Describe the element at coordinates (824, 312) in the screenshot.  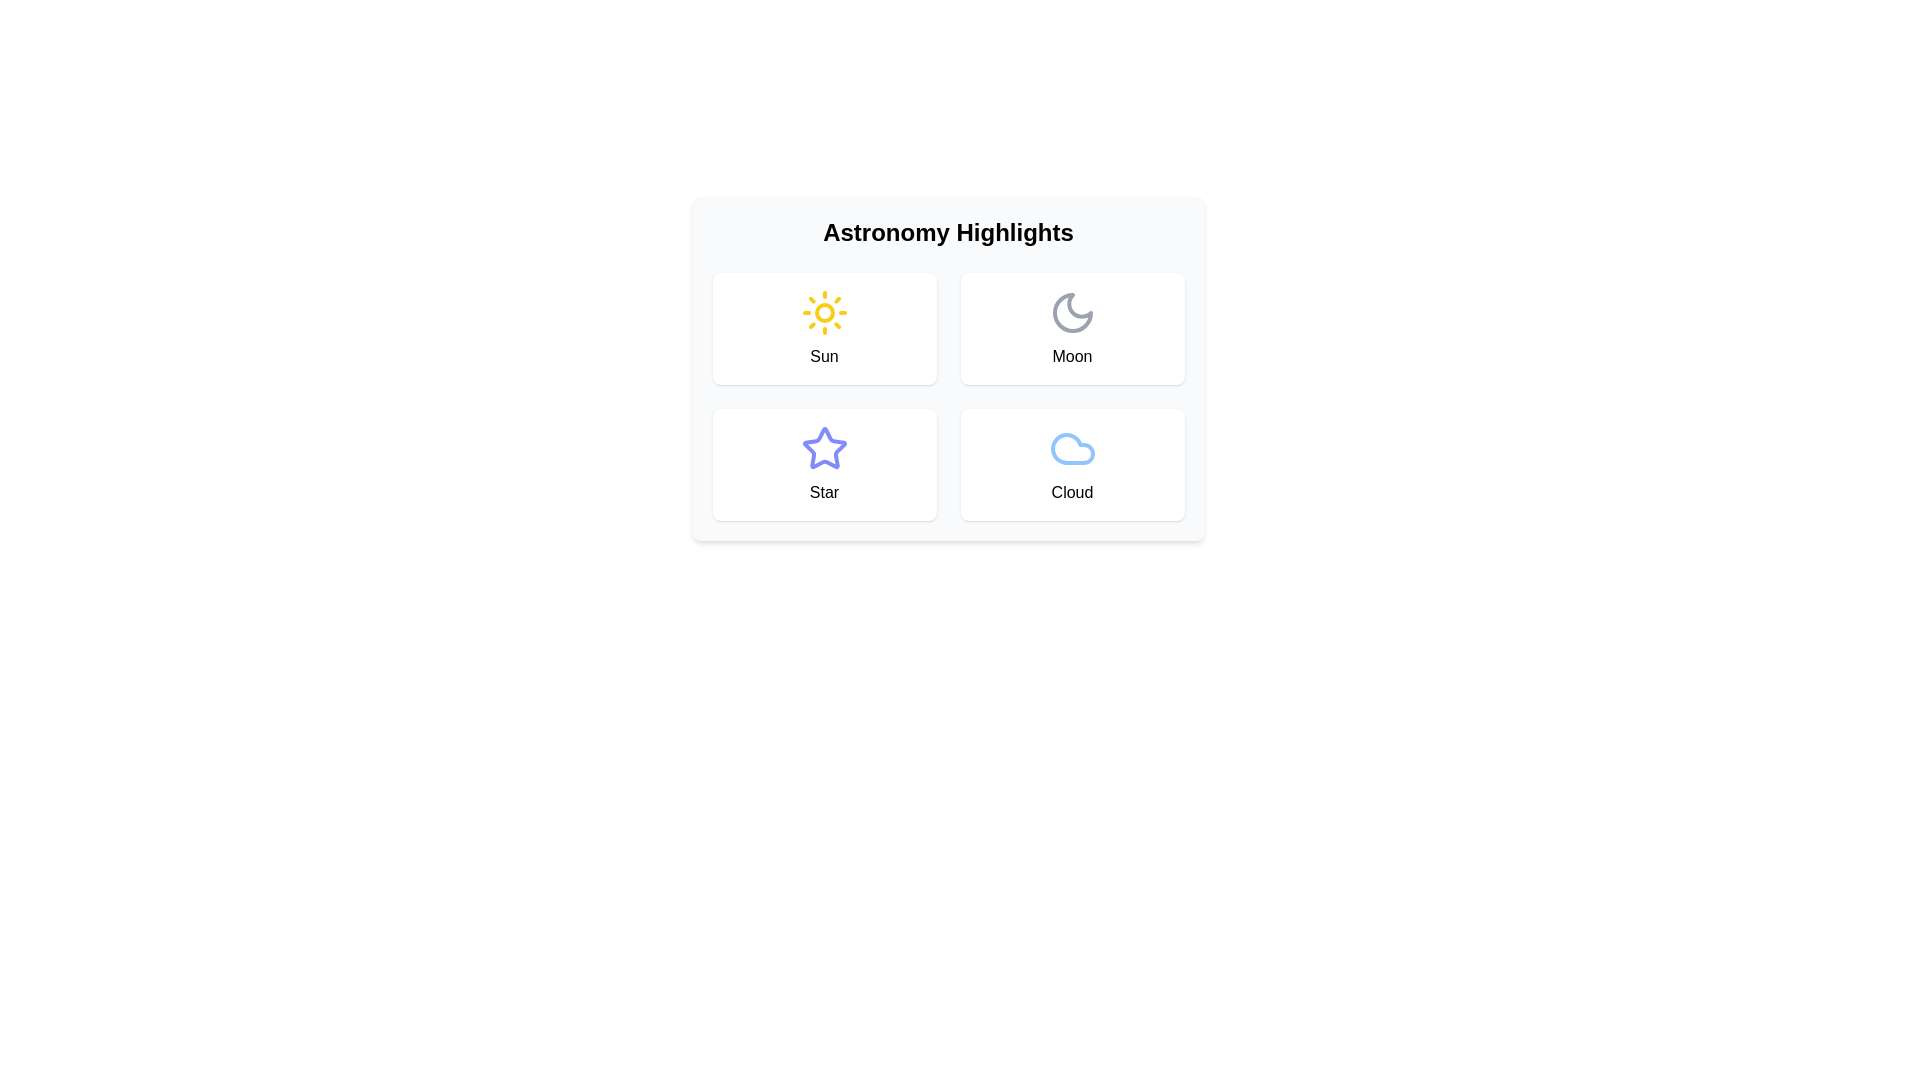
I see `the 'Sun' card icon, which visually represents the sun and is located in the top-left section of the card grid` at that location.